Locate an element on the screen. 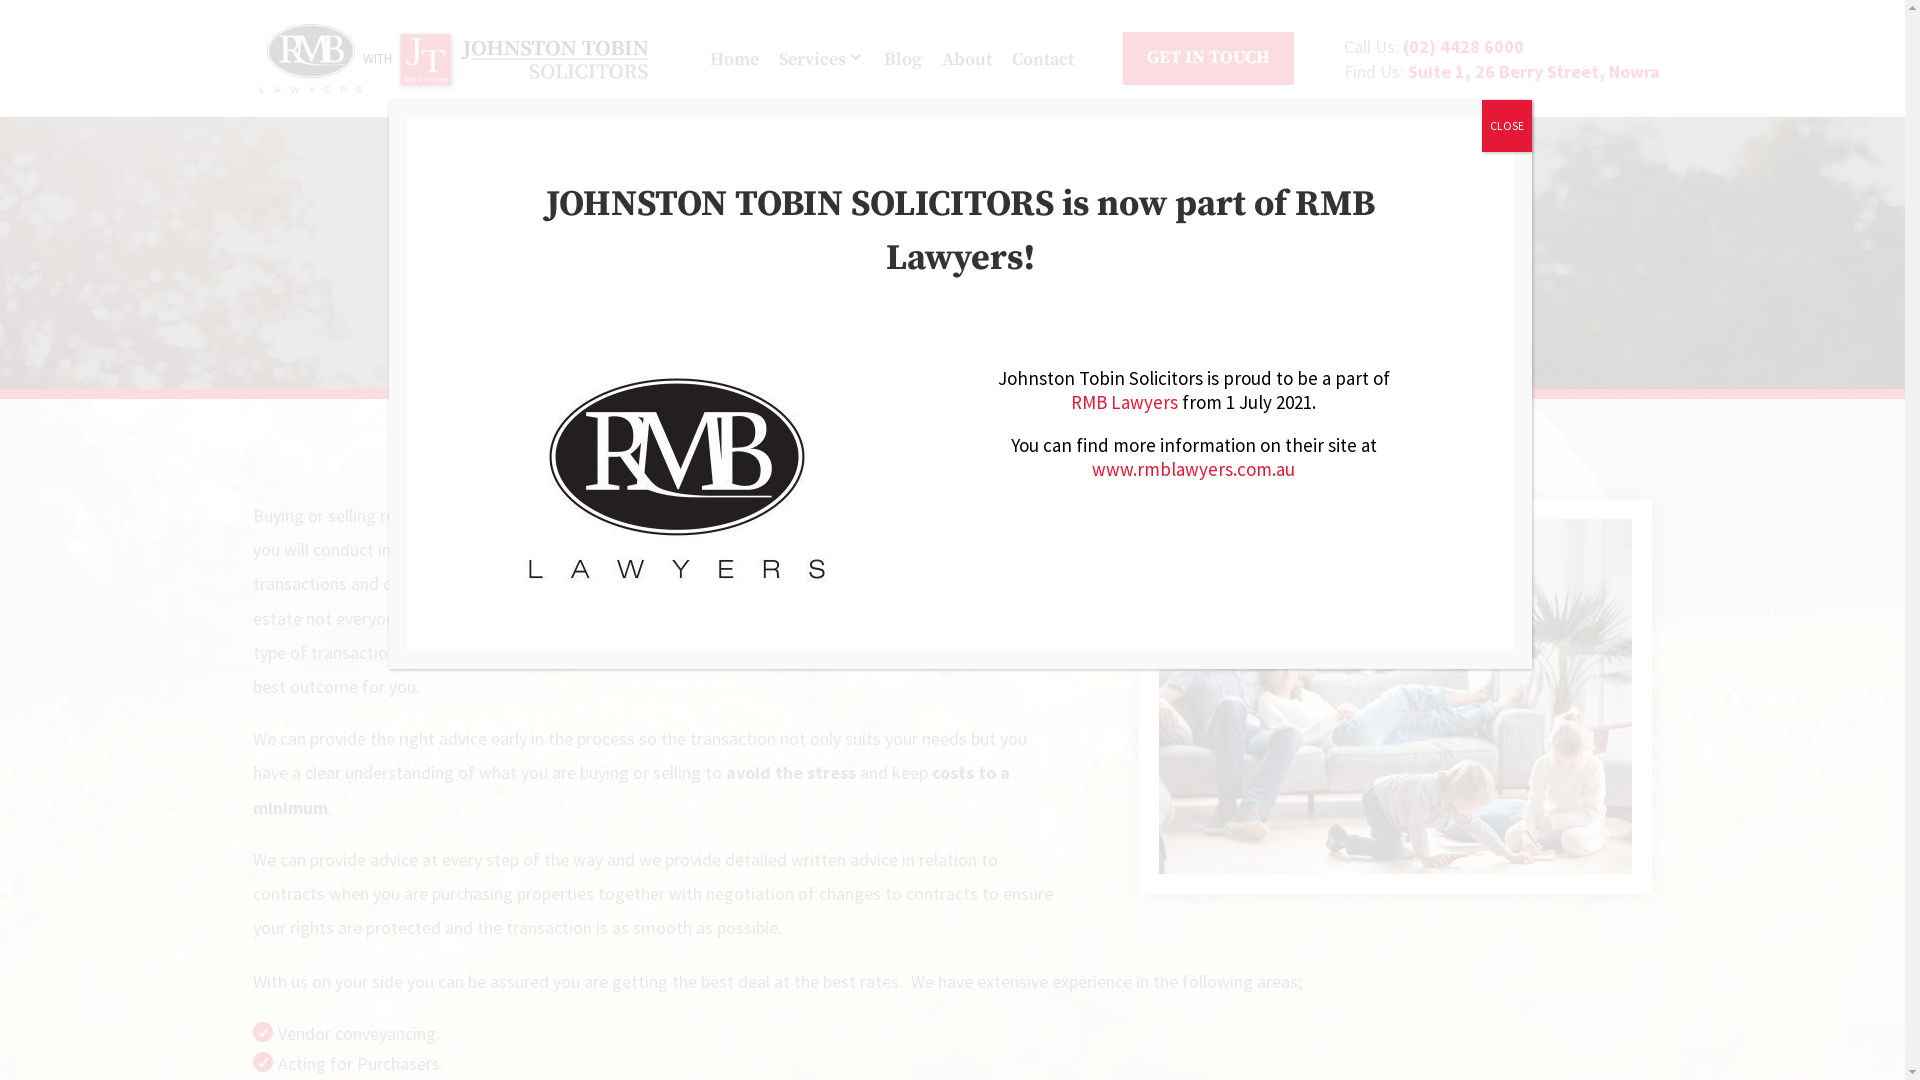 Image resolution: width=1920 pixels, height=1080 pixels. 'GET IN TOUCH' is located at coordinates (1207, 57).